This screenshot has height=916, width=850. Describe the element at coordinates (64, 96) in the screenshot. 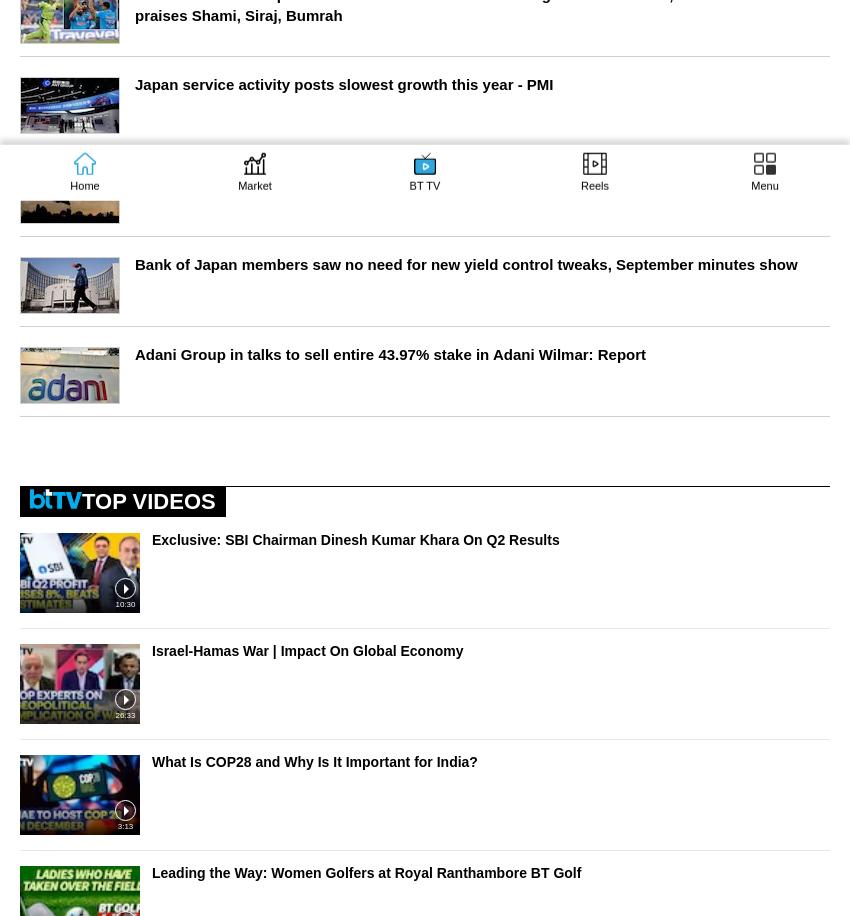

I see `'IPO Corner'` at that location.